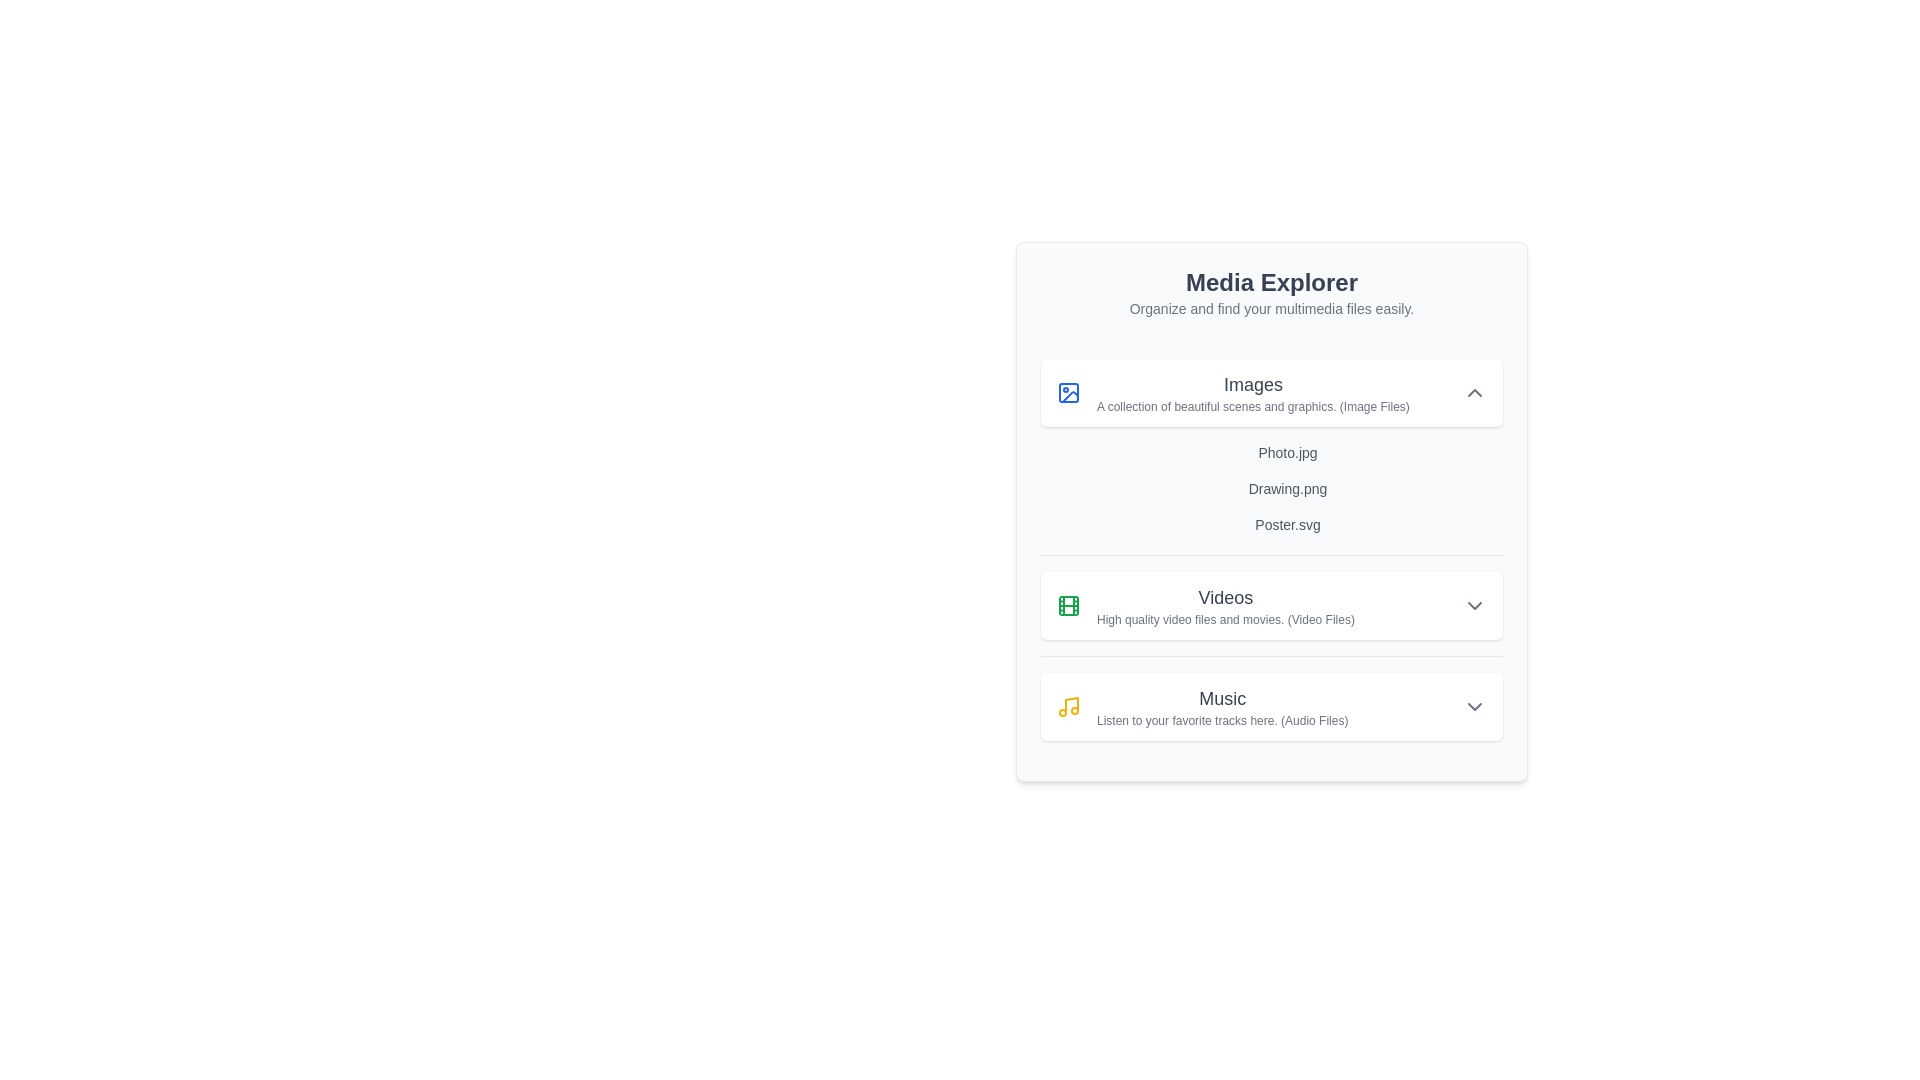 The image size is (1920, 1080). Describe the element at coordinates (1232, 393) in the screenshot. I see `the interactive element titled 'Images', which features a blue icon and a description about image files` at that location.